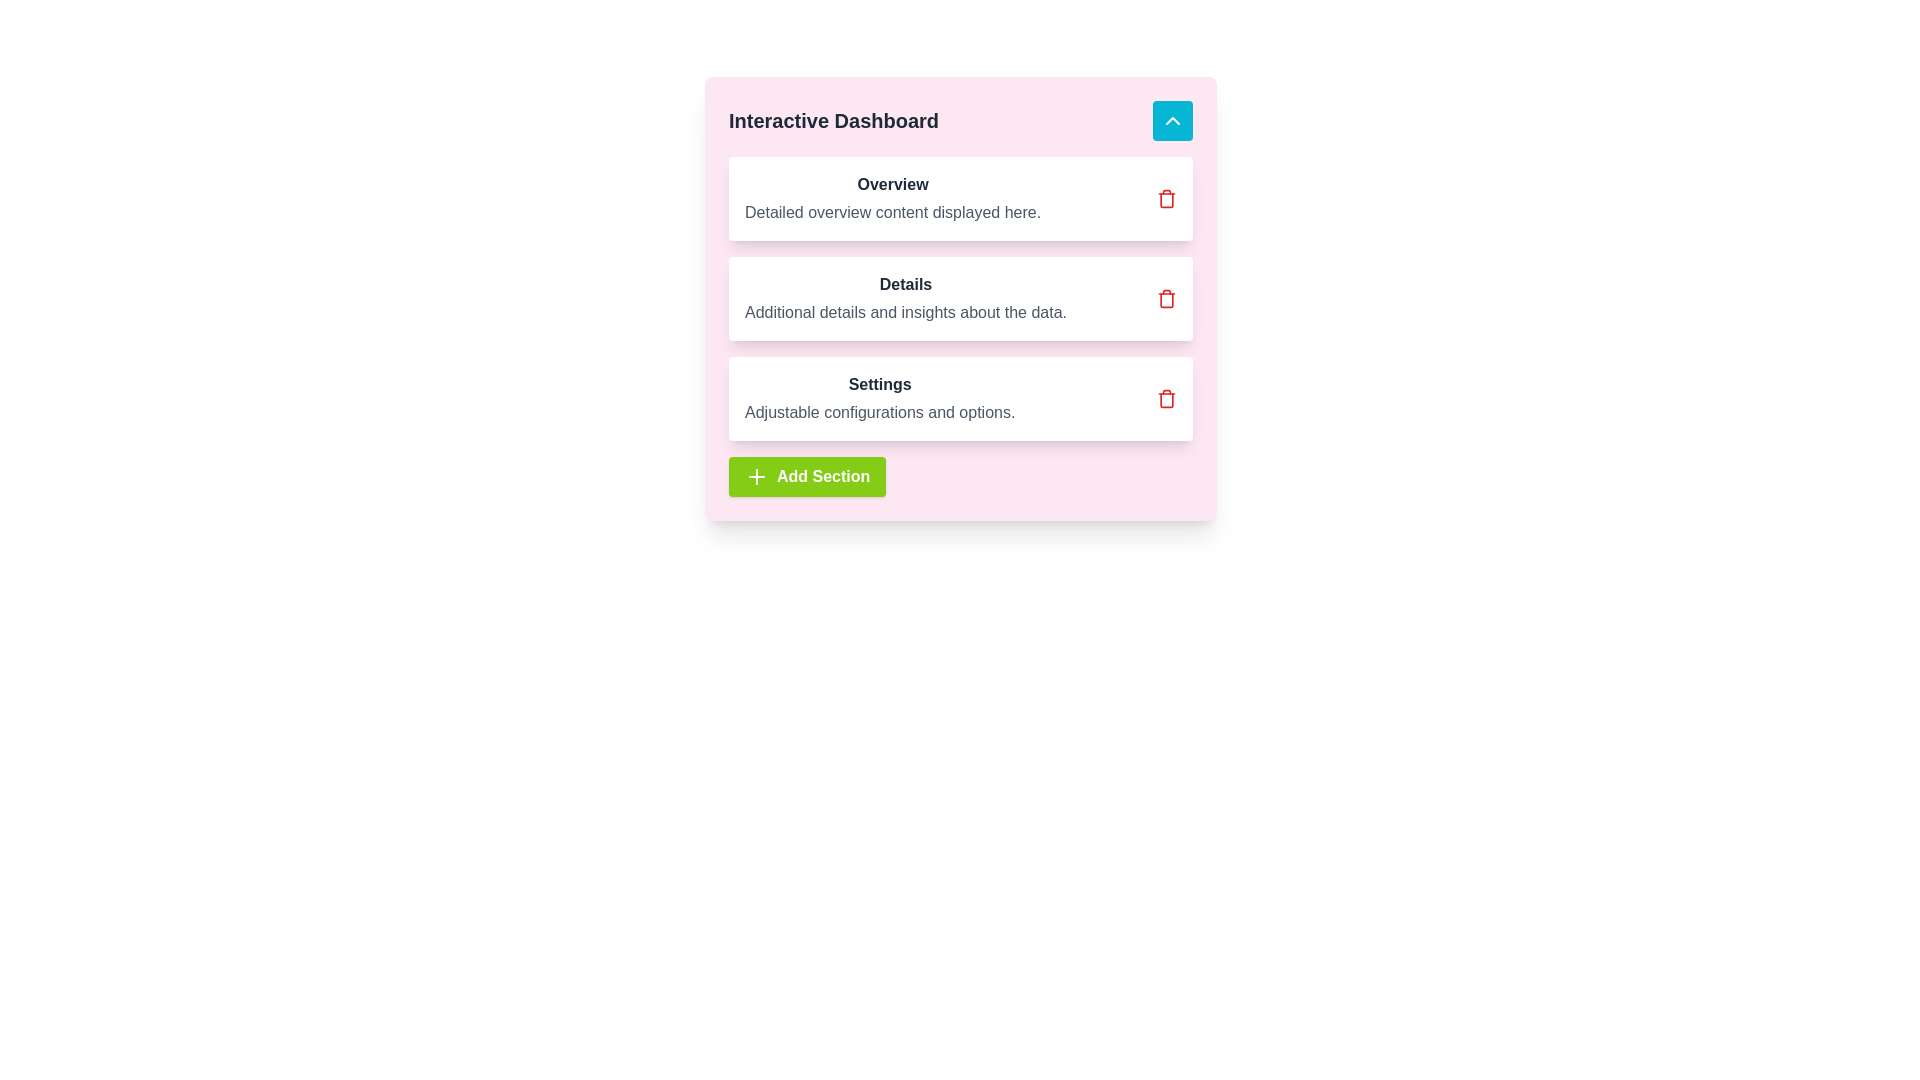 The width and height of the screenshot is (1920, 1080). I want to click on the red trash can icon button located at the top-right corner of the 'Overview' section of the dashboard, so click(1166, 199).